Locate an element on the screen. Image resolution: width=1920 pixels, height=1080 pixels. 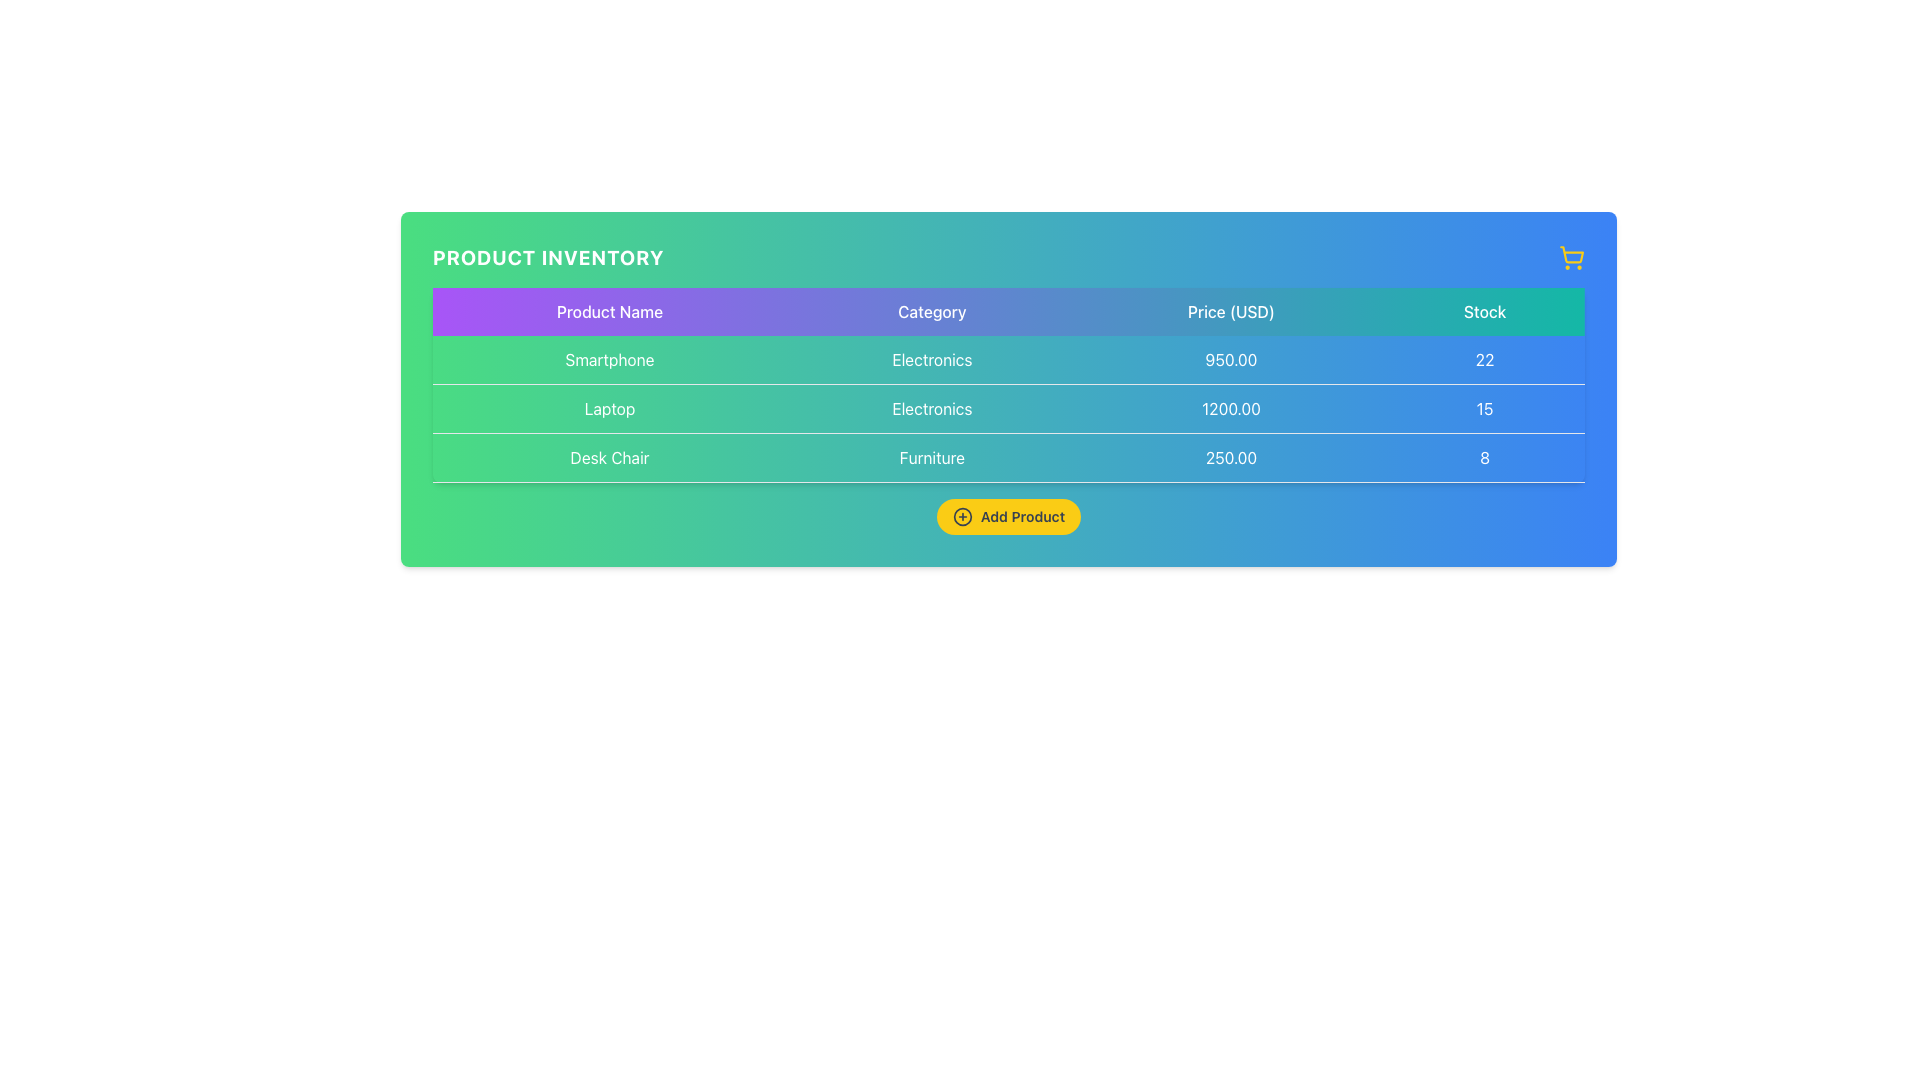
the non-interactive Text display cell that shows the inventory stock quantity for a product in the fourth column of the third row of the table labeled 'Stock' is located at coordinates (1485, 458).